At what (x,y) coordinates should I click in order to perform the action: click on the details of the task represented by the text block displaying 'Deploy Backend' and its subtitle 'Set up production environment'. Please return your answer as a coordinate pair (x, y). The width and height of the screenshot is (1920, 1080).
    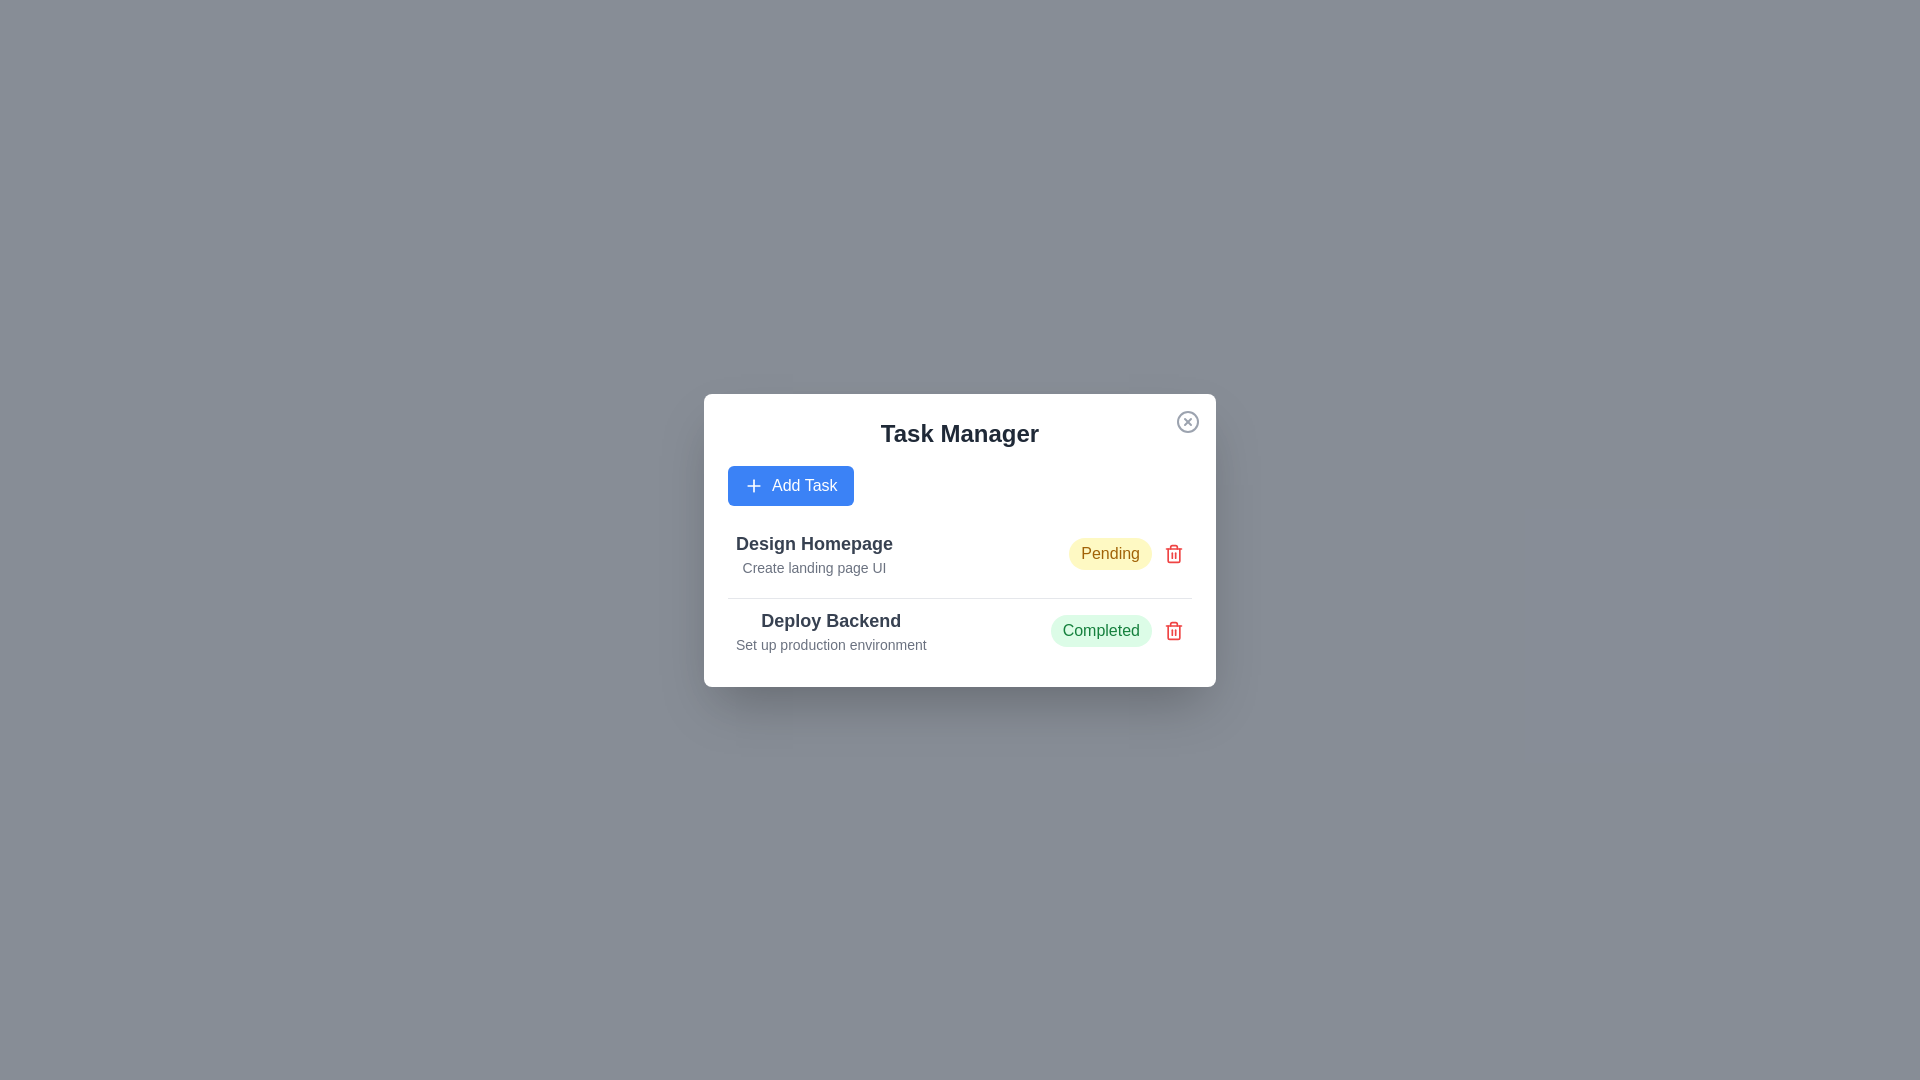
    Looking at the image, I should click on (831, 630).